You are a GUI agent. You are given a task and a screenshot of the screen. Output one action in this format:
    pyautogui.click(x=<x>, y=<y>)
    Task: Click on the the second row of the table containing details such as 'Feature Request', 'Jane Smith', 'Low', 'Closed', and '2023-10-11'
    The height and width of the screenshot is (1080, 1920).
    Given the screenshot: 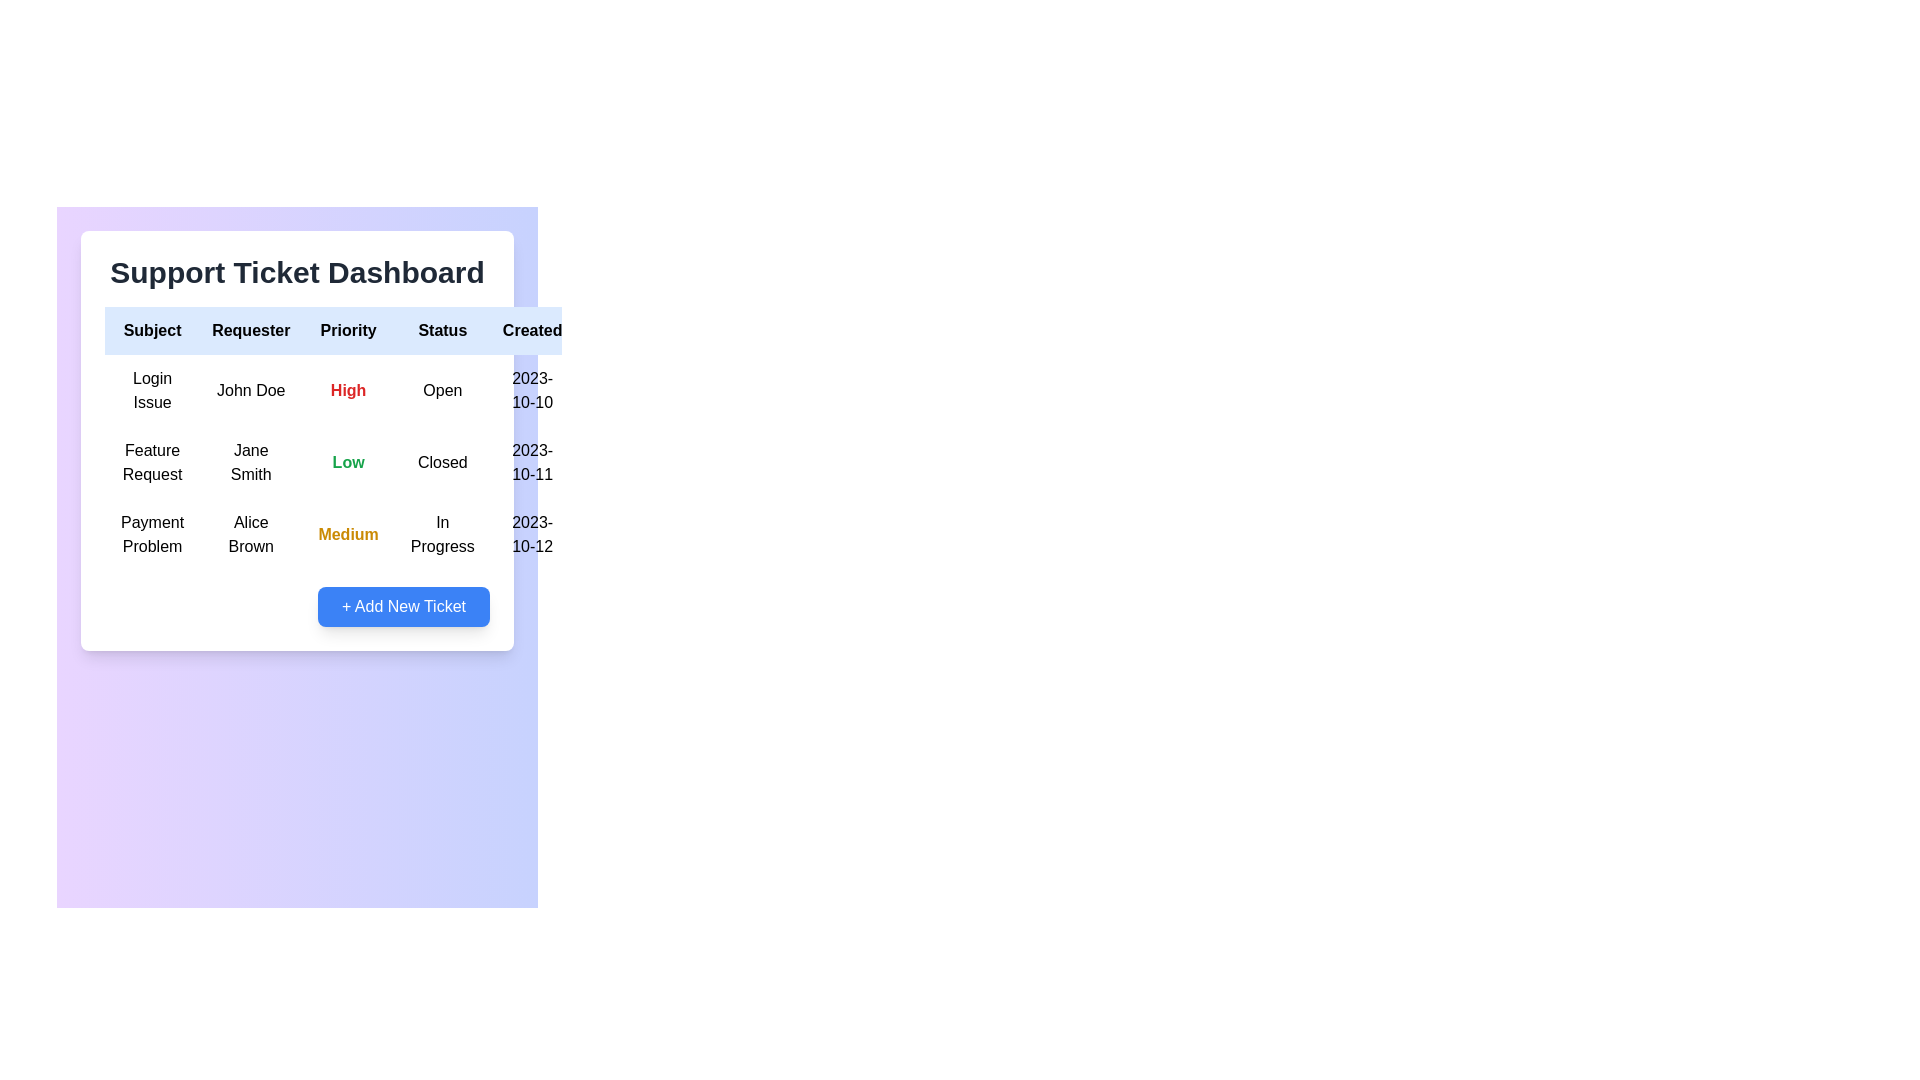 What is the action you would take?
    pyautogui.click(x=382, y=462)
    